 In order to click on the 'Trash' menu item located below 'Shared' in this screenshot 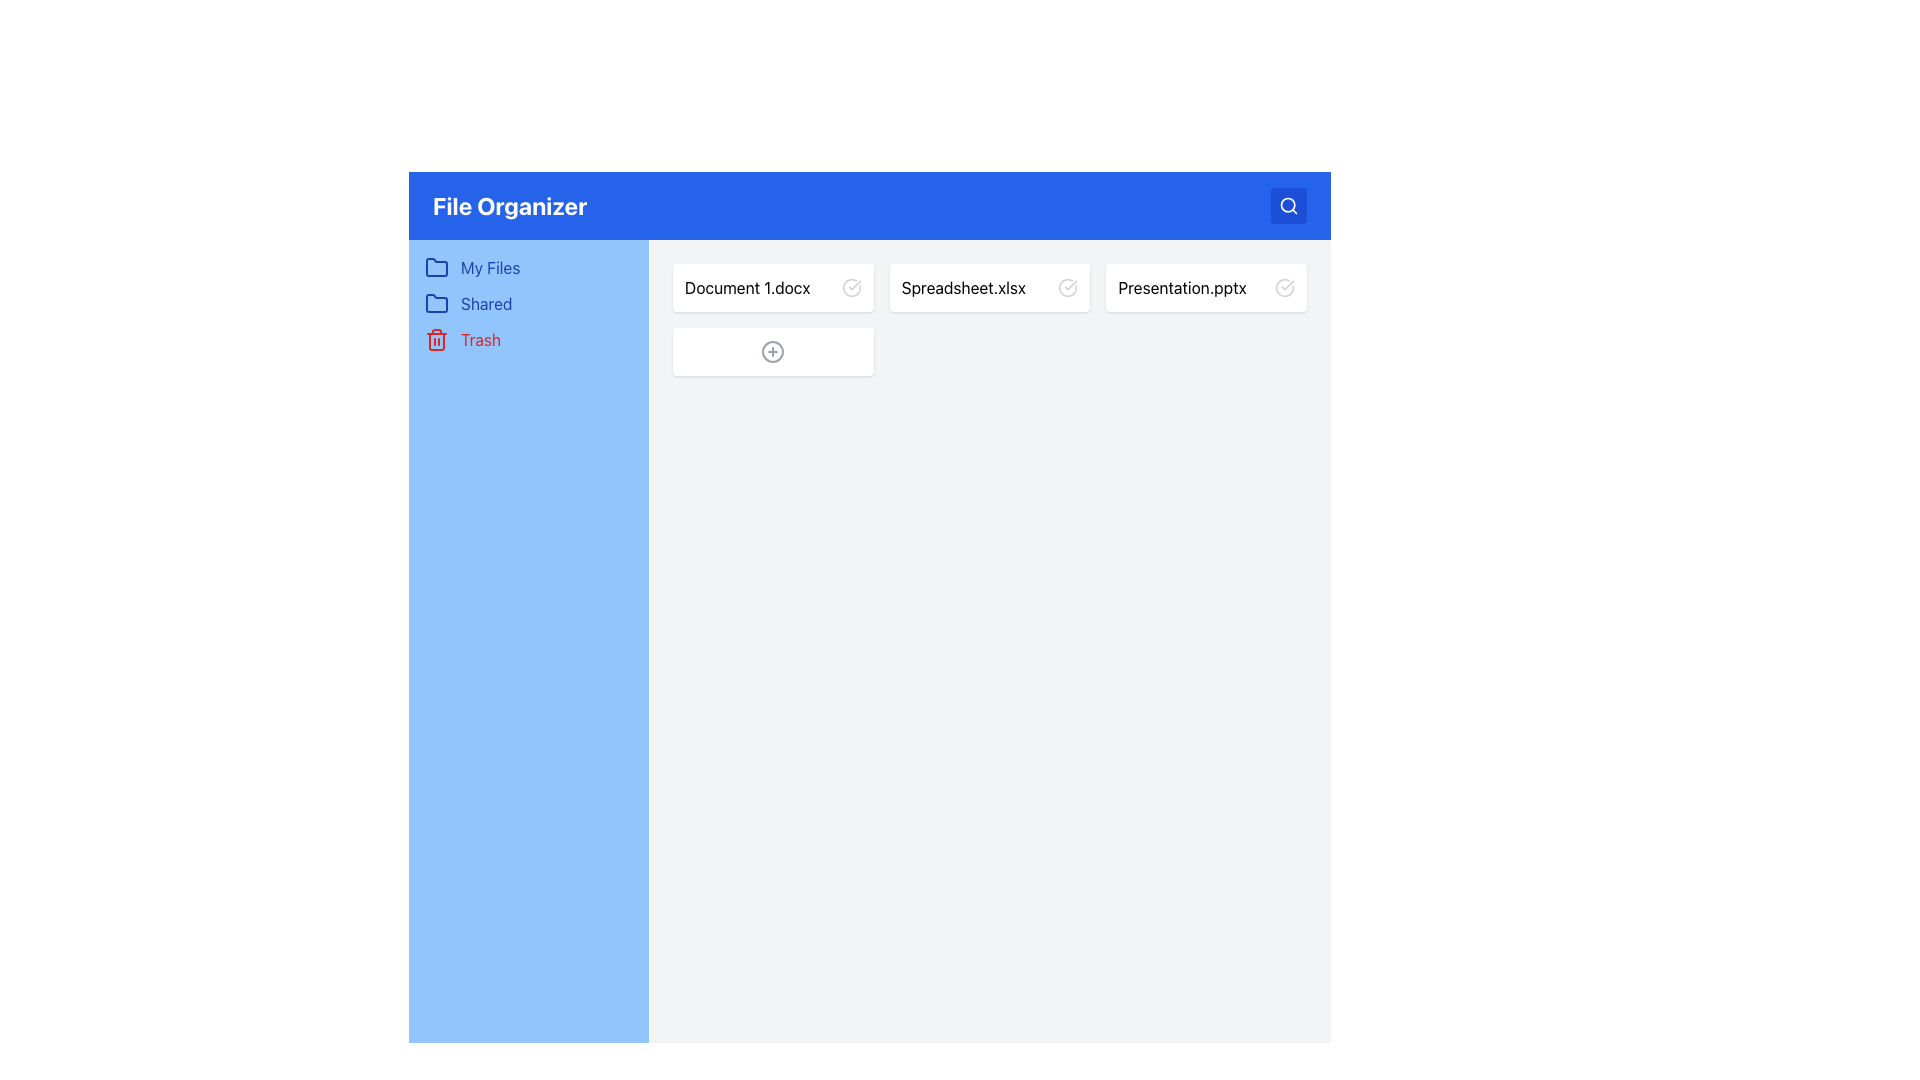, I will do `click(528, 338)`.